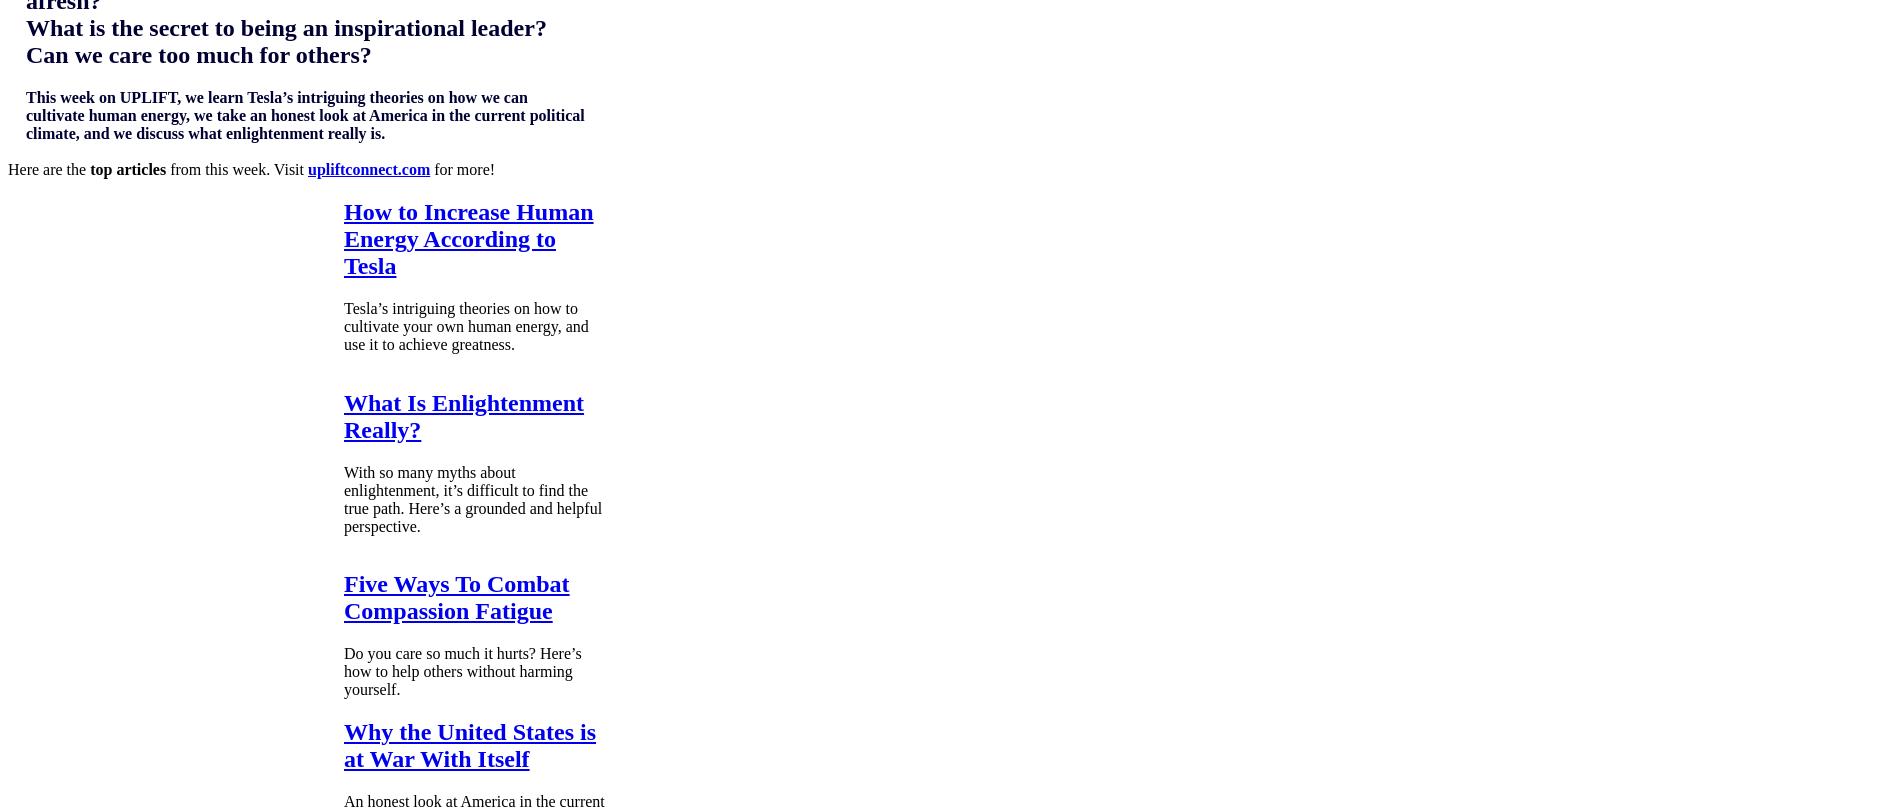 This screenshot has width=1900, height=810. I want to click on 'top articles', so click(128, 168).